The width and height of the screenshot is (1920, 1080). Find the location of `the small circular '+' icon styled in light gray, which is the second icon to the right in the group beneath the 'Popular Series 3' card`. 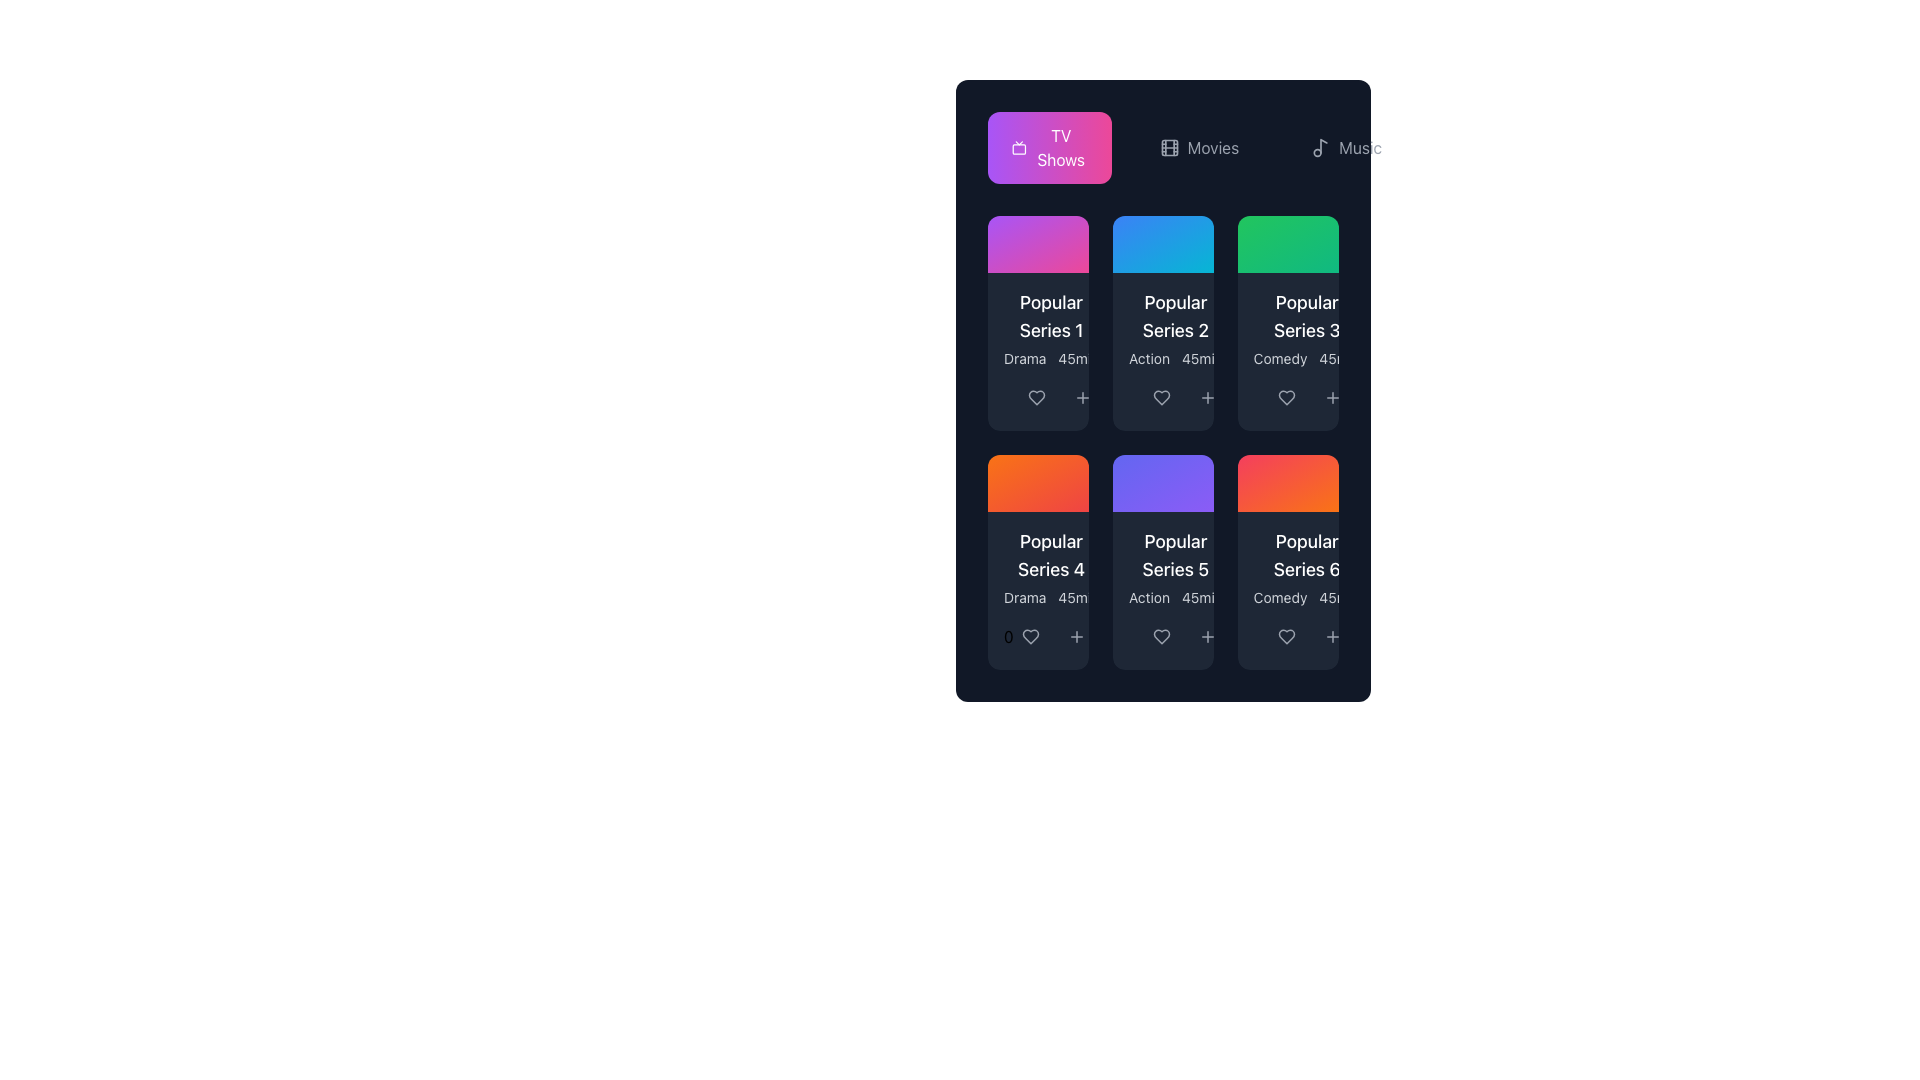

the small circular '+' icon styled in light gray, which is the second icon to the right in the group beneath the 'Popular Series 3' card is located at coordinates (1333, 397).